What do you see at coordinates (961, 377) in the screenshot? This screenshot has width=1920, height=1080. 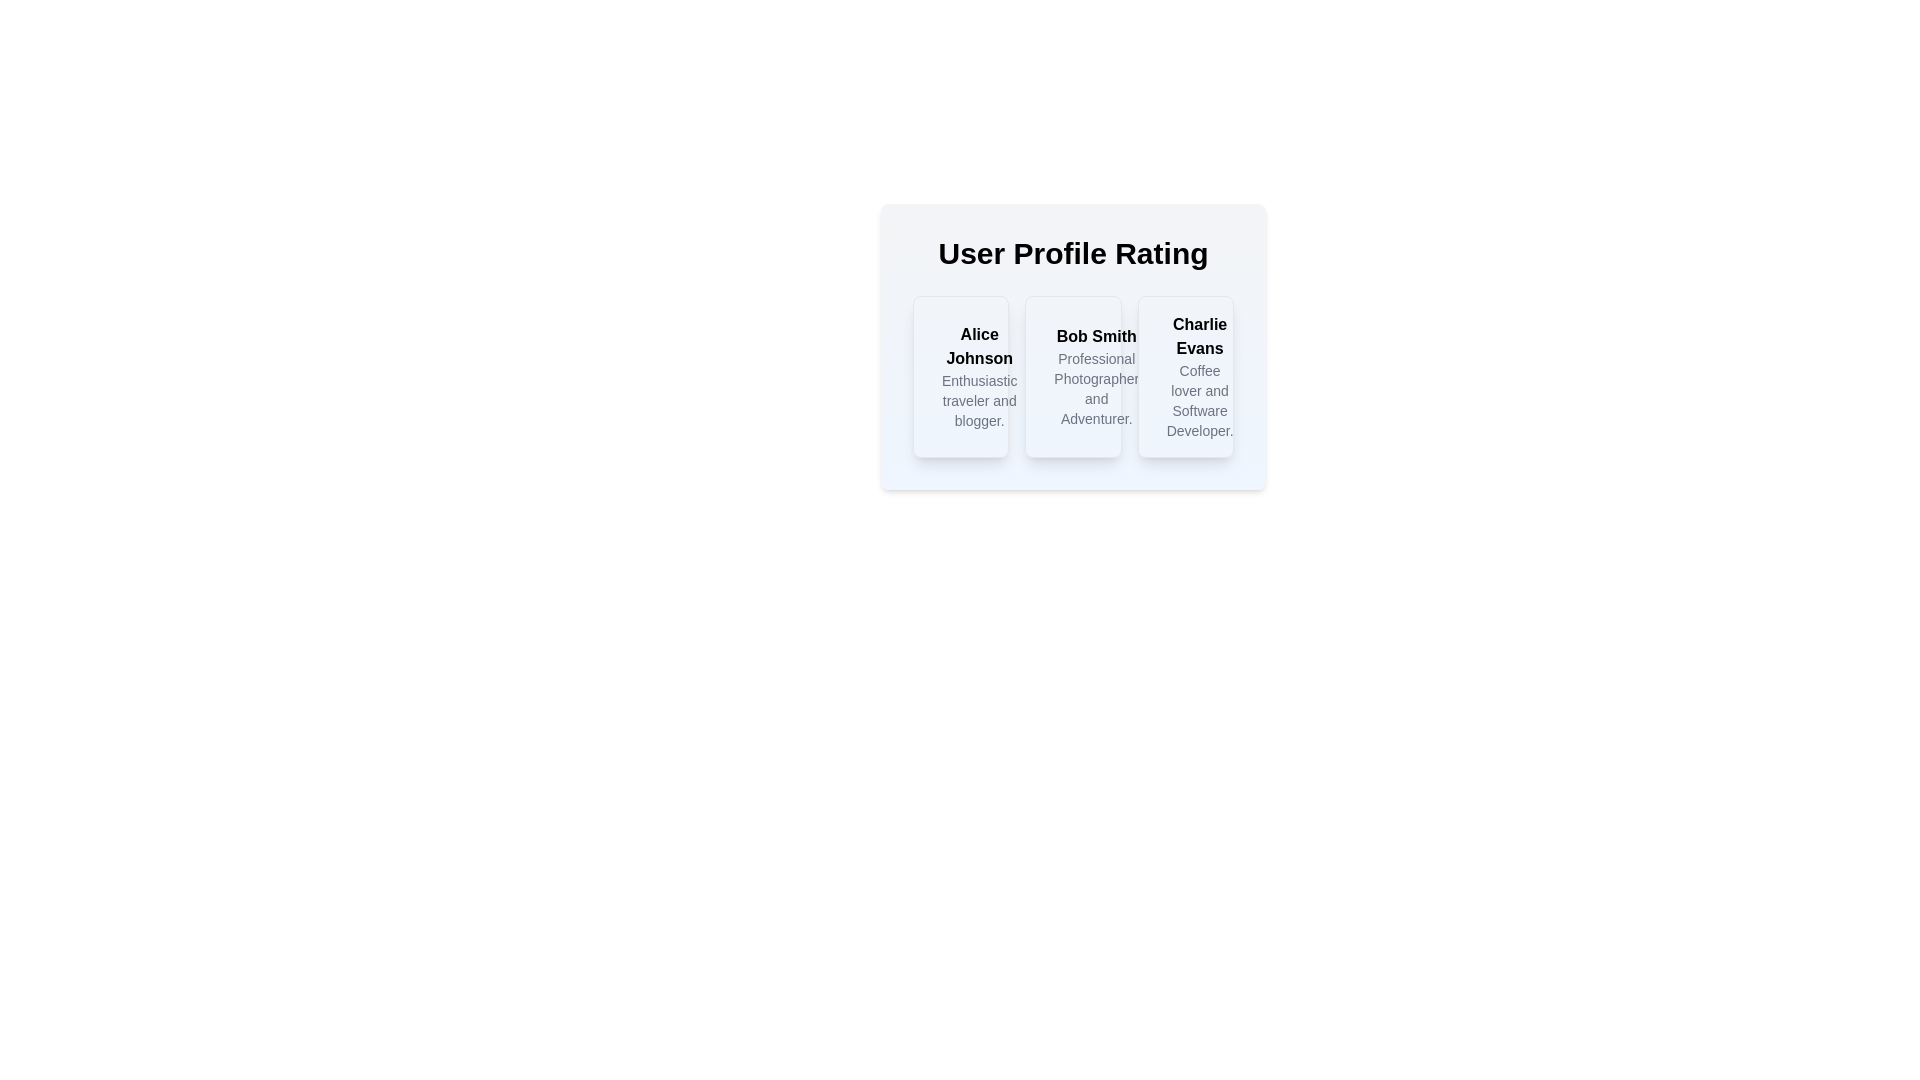 I see `text block displaying the name 'Alice Johnson' and the biography 'Enthusiastic traveler and blogger.' from the first profile card in the horizontal list` at bounding box center [961, 377].